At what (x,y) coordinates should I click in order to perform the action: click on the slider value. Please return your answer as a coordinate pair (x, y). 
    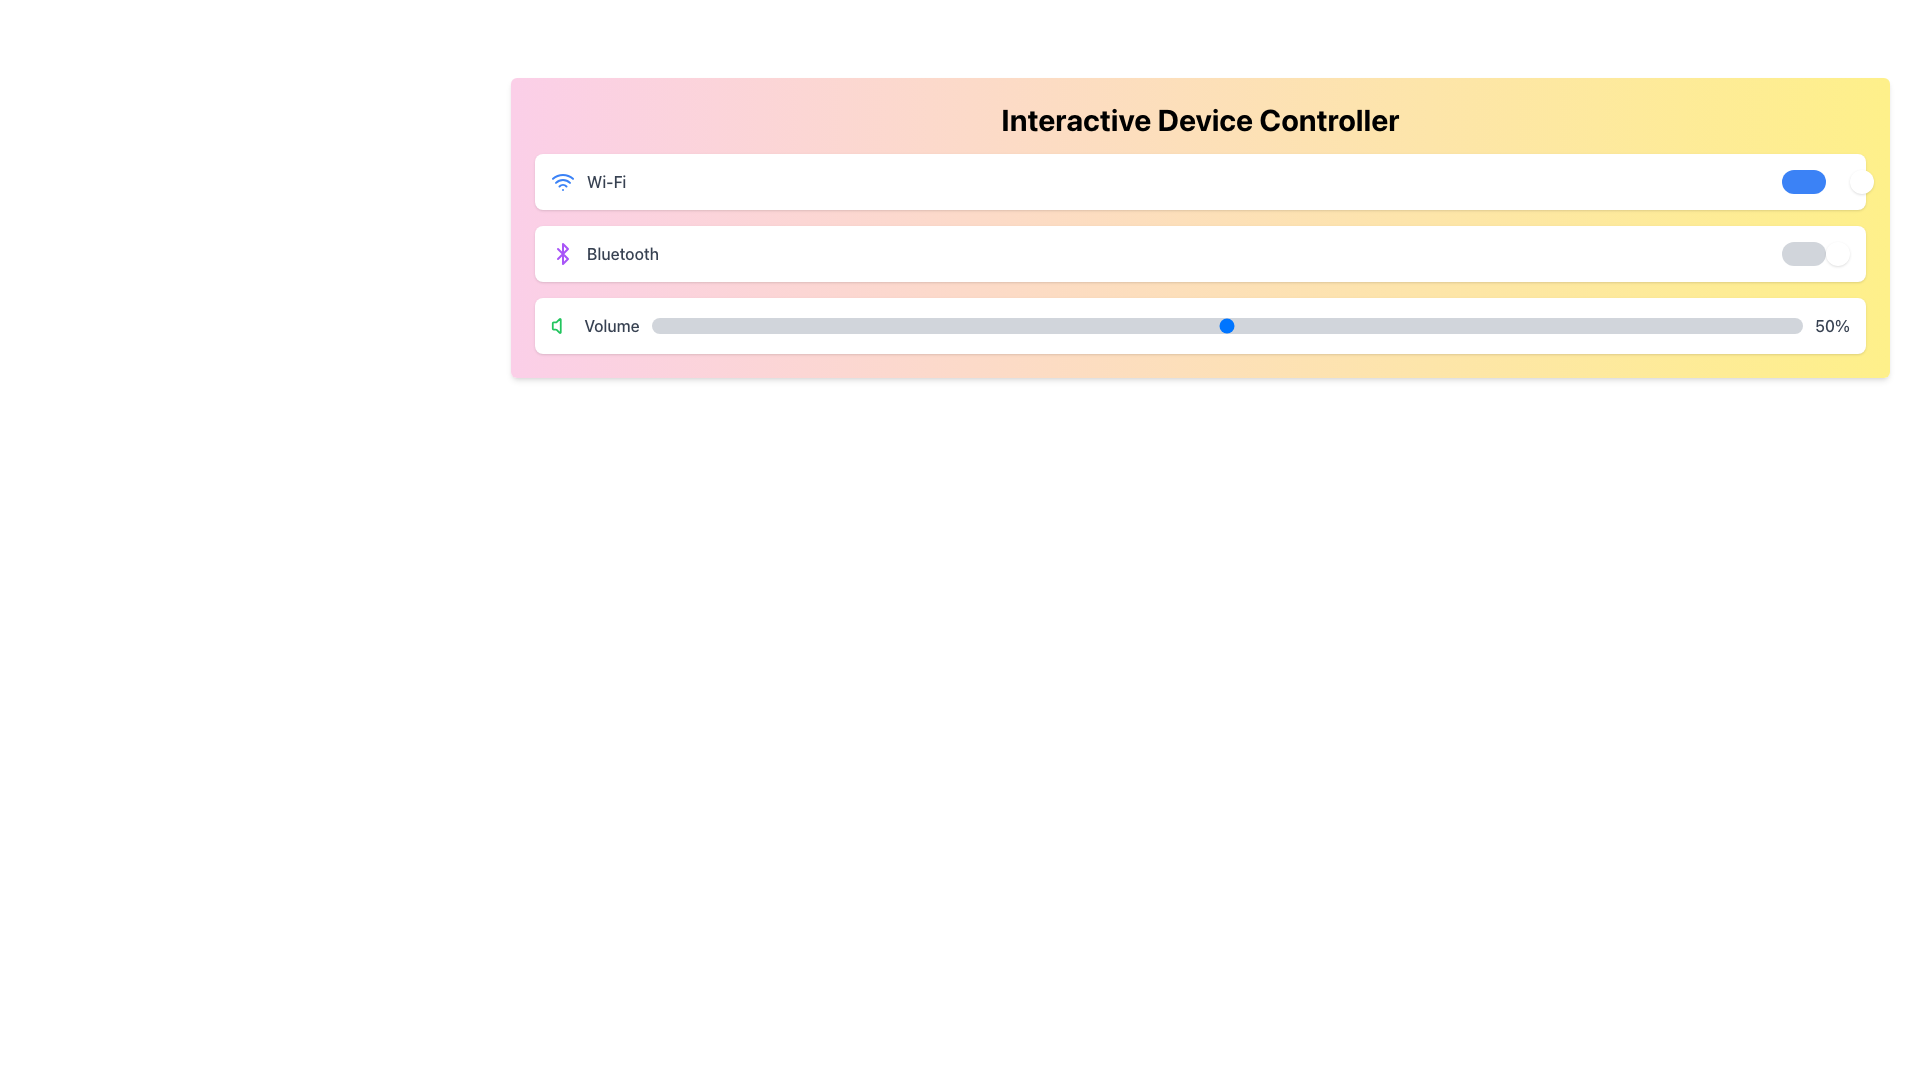
    Looking at the image, I should click on (1203, 316).